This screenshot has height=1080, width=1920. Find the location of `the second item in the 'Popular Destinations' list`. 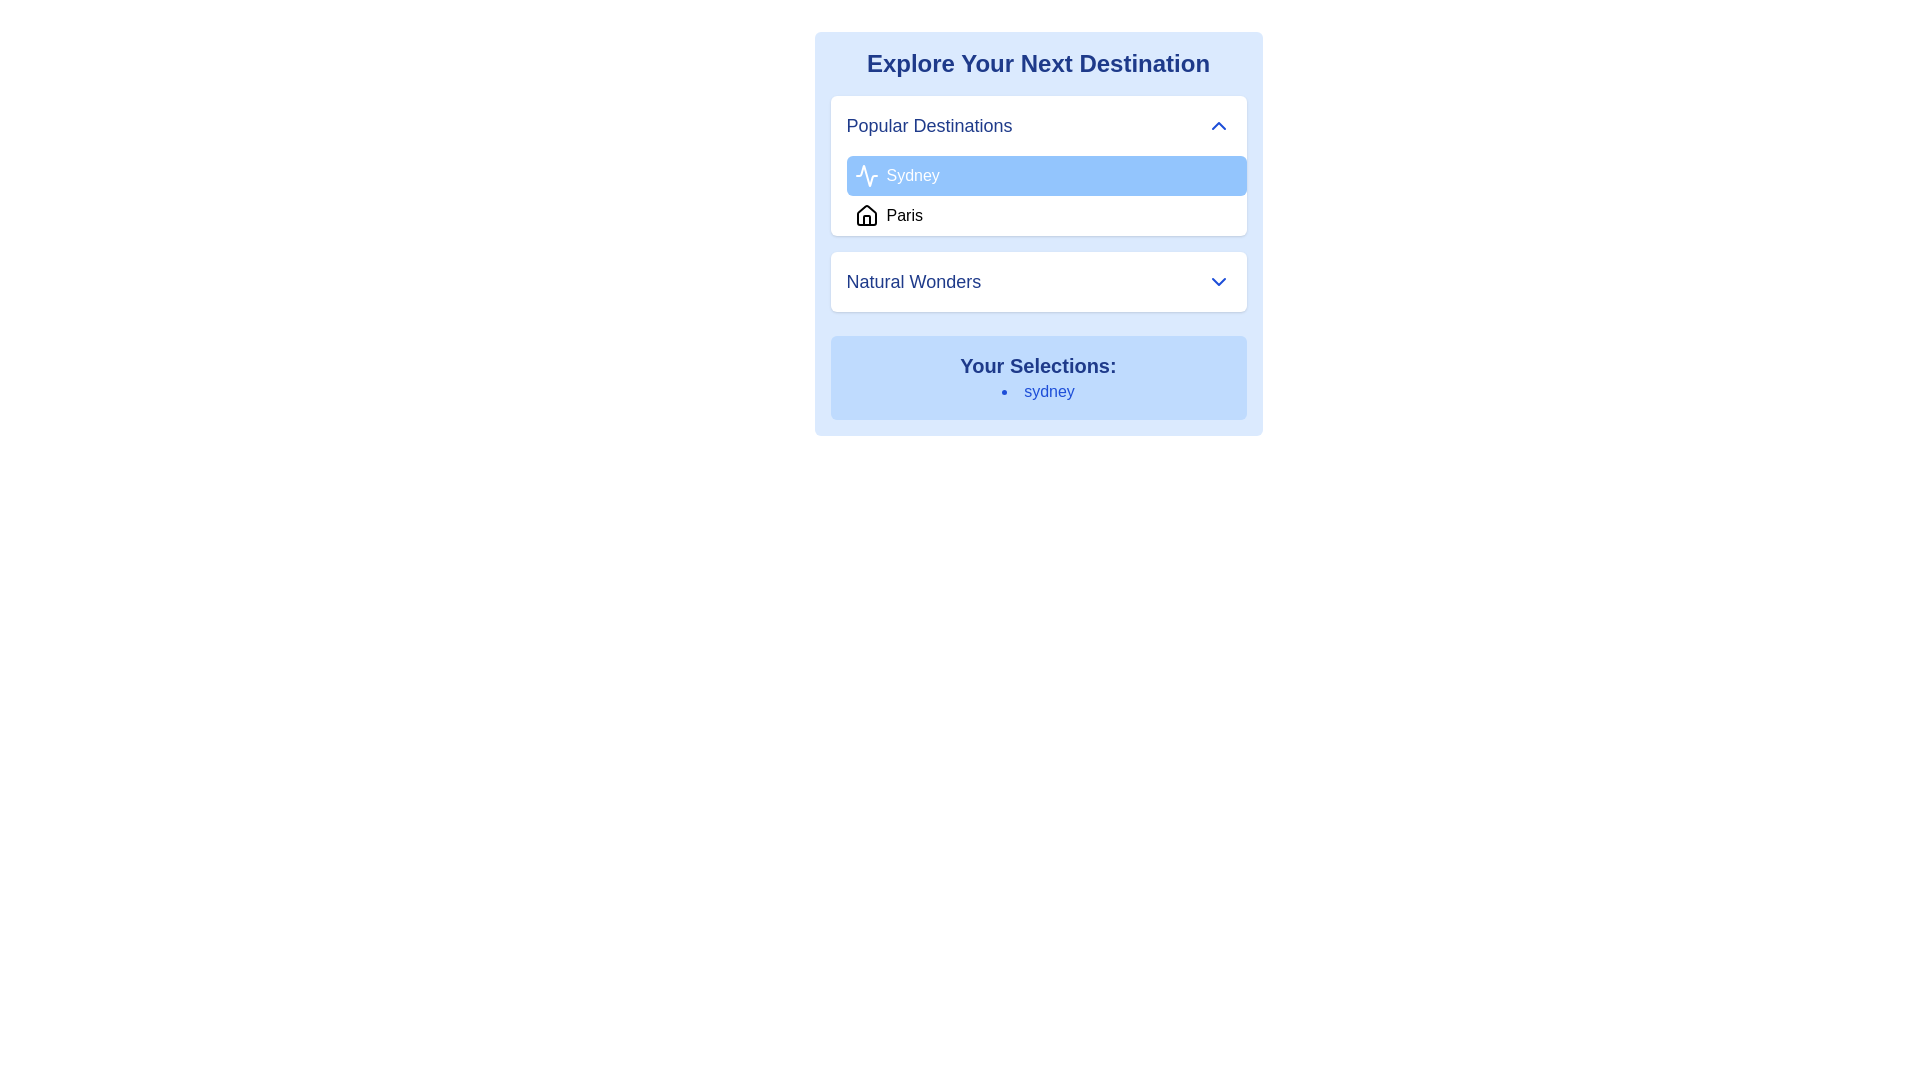

the second item in the 'Popular Destinations' list is located at coordinates (1045, 216).